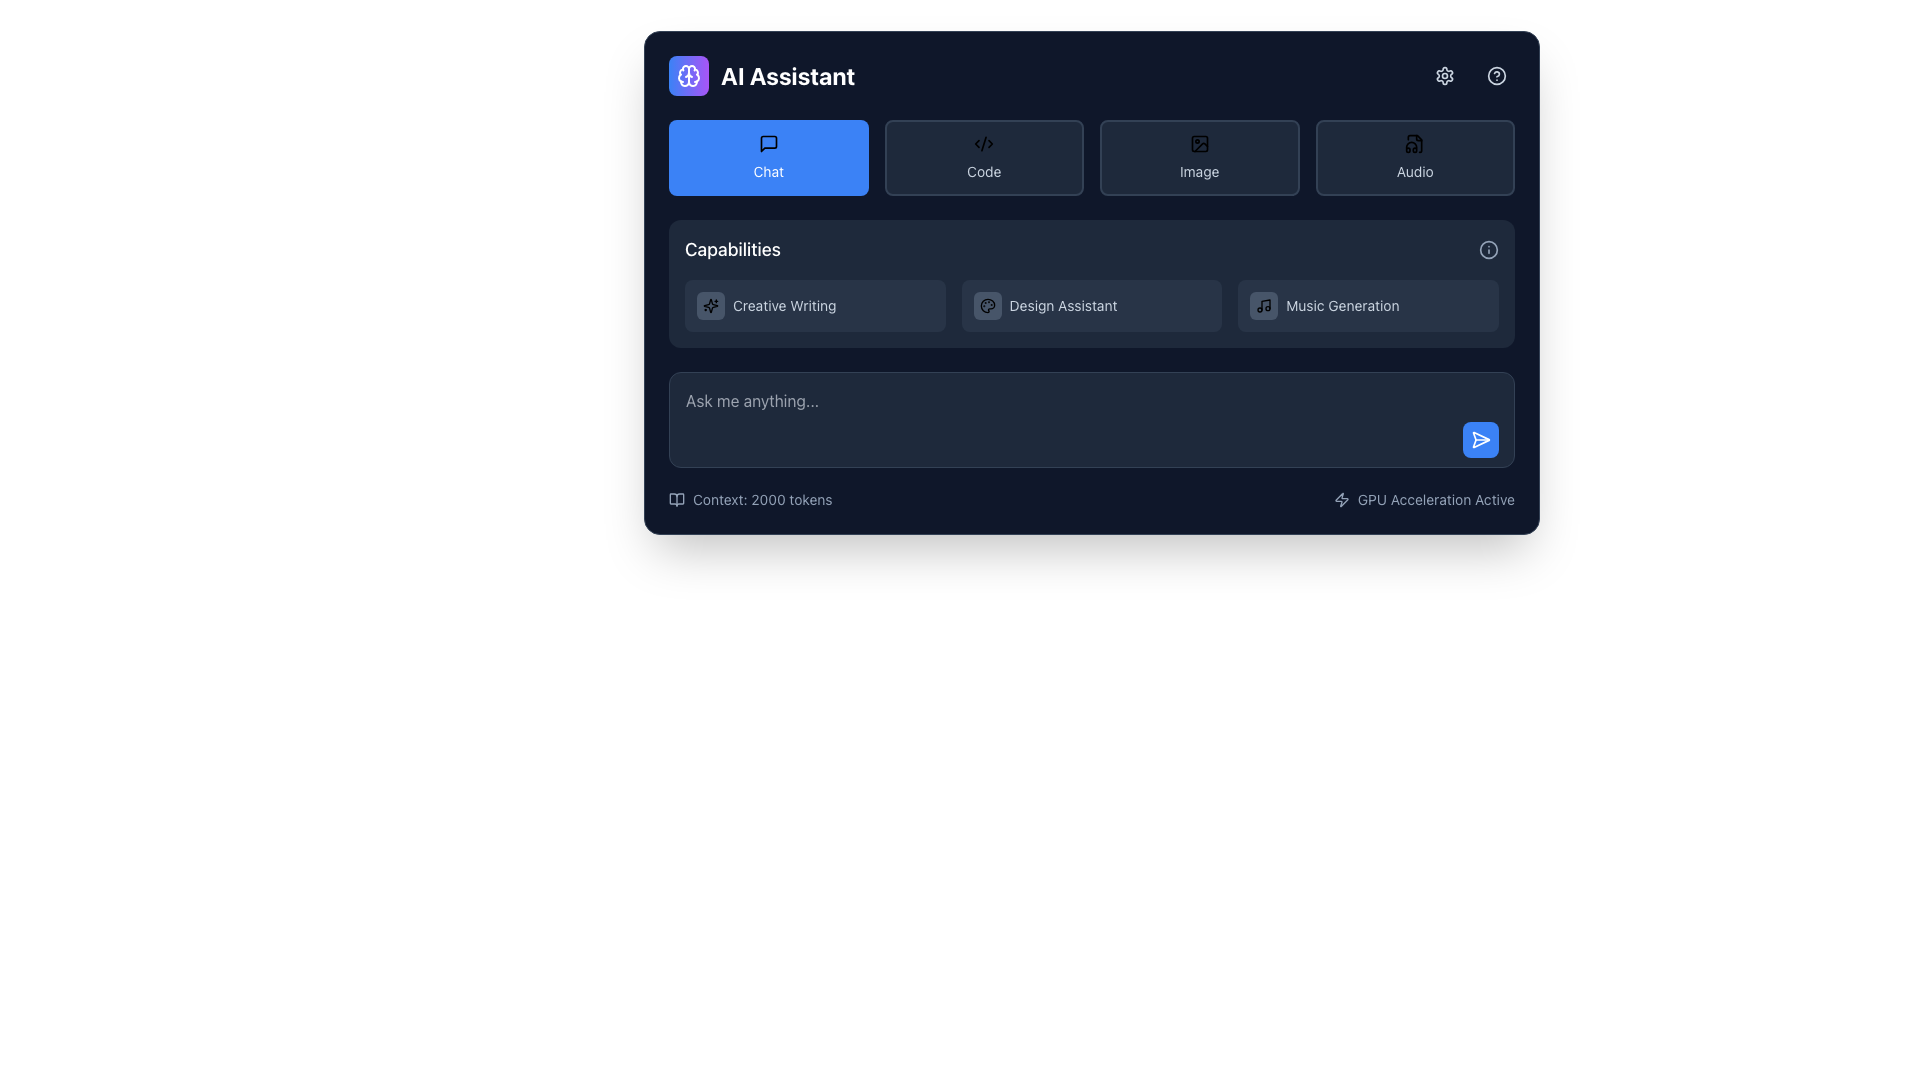 This screenshot has width=1920, height=1080. What do you see at coordinates (689, 75) in the screenshot?
I see `the brain icon, which is a small line art SVG symbol with white strokes on a gradient background, located in the upper-left quadrant of the interface` at bounding box center [689, 75].